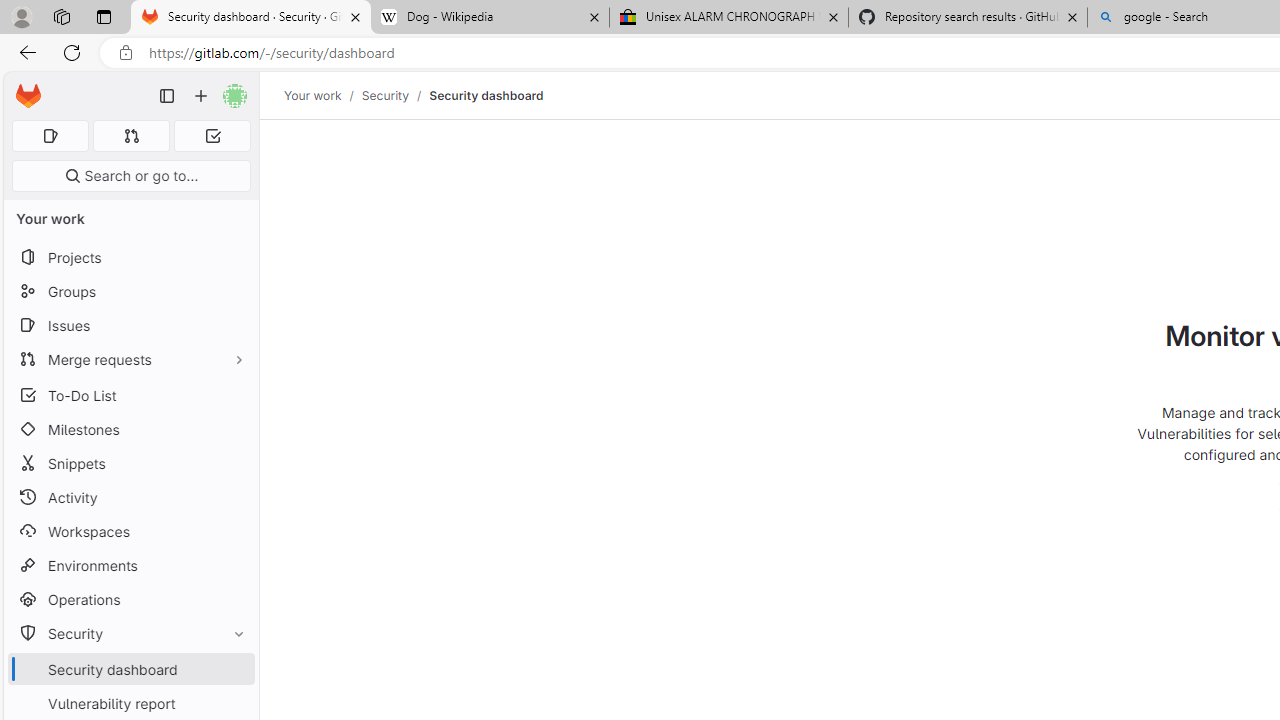 Image resolution: width=1280 pixels, height=720 pixels. What do you see at coordinates (130, 291) in the screenshot?
I see `'Groups'` at bounding box center [130, 291].